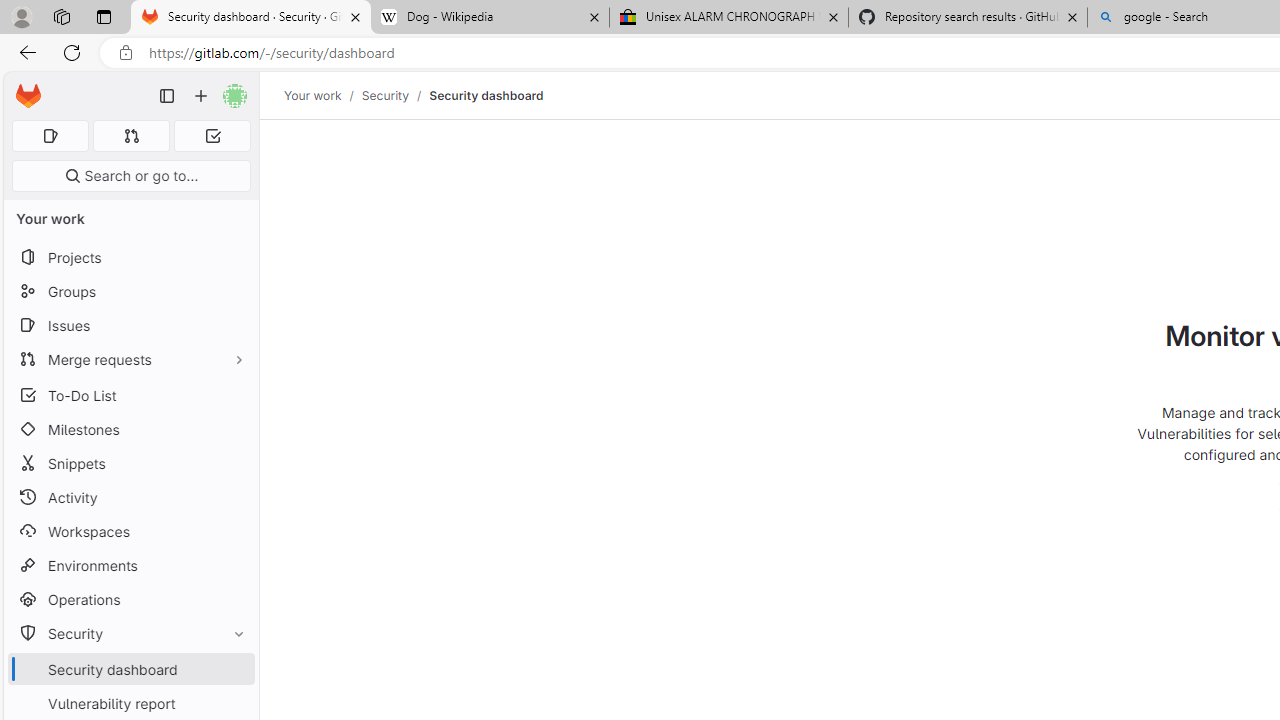 Image resolution: width=1280 pixels, height=720 pixels. What do you see at coordinates (130, 291) in the screenshot?
I see `'Groups'` at bounding box center [130, 291].